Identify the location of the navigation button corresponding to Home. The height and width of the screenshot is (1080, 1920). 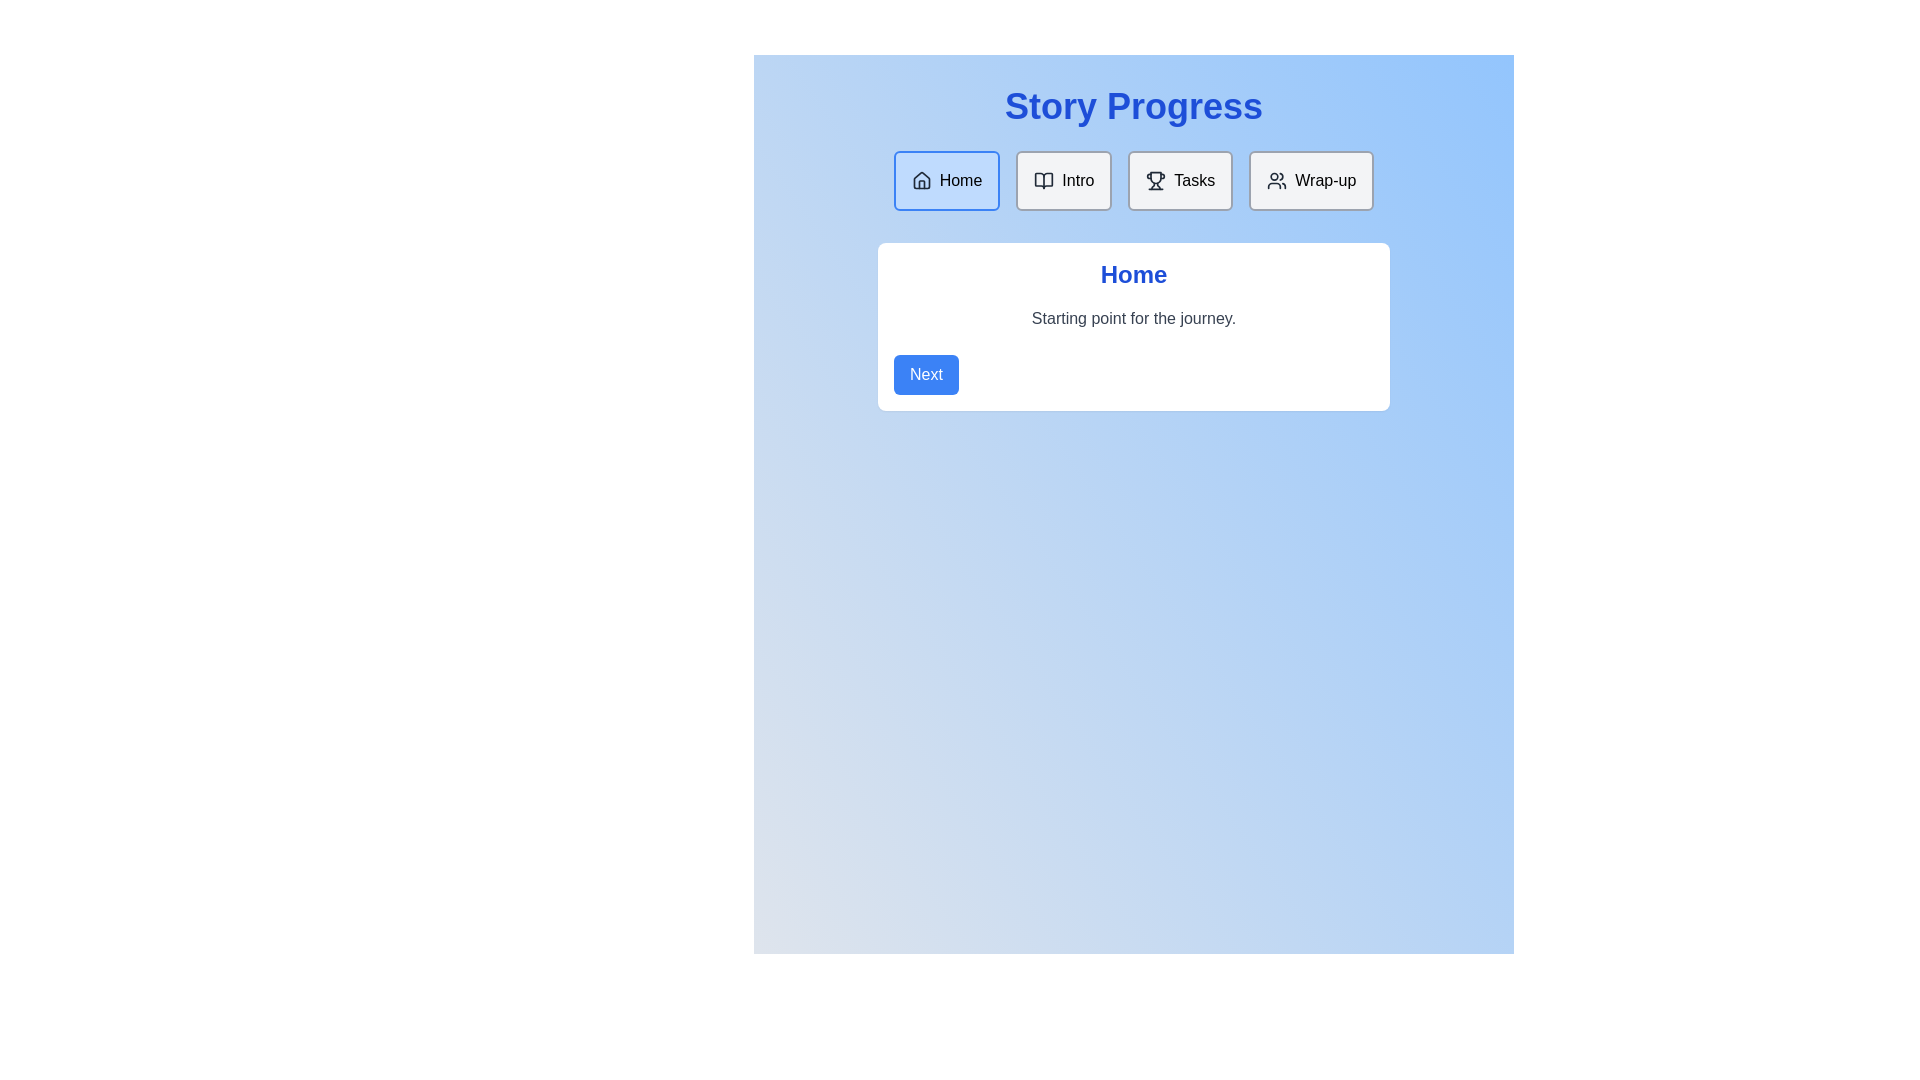
(945, 181).